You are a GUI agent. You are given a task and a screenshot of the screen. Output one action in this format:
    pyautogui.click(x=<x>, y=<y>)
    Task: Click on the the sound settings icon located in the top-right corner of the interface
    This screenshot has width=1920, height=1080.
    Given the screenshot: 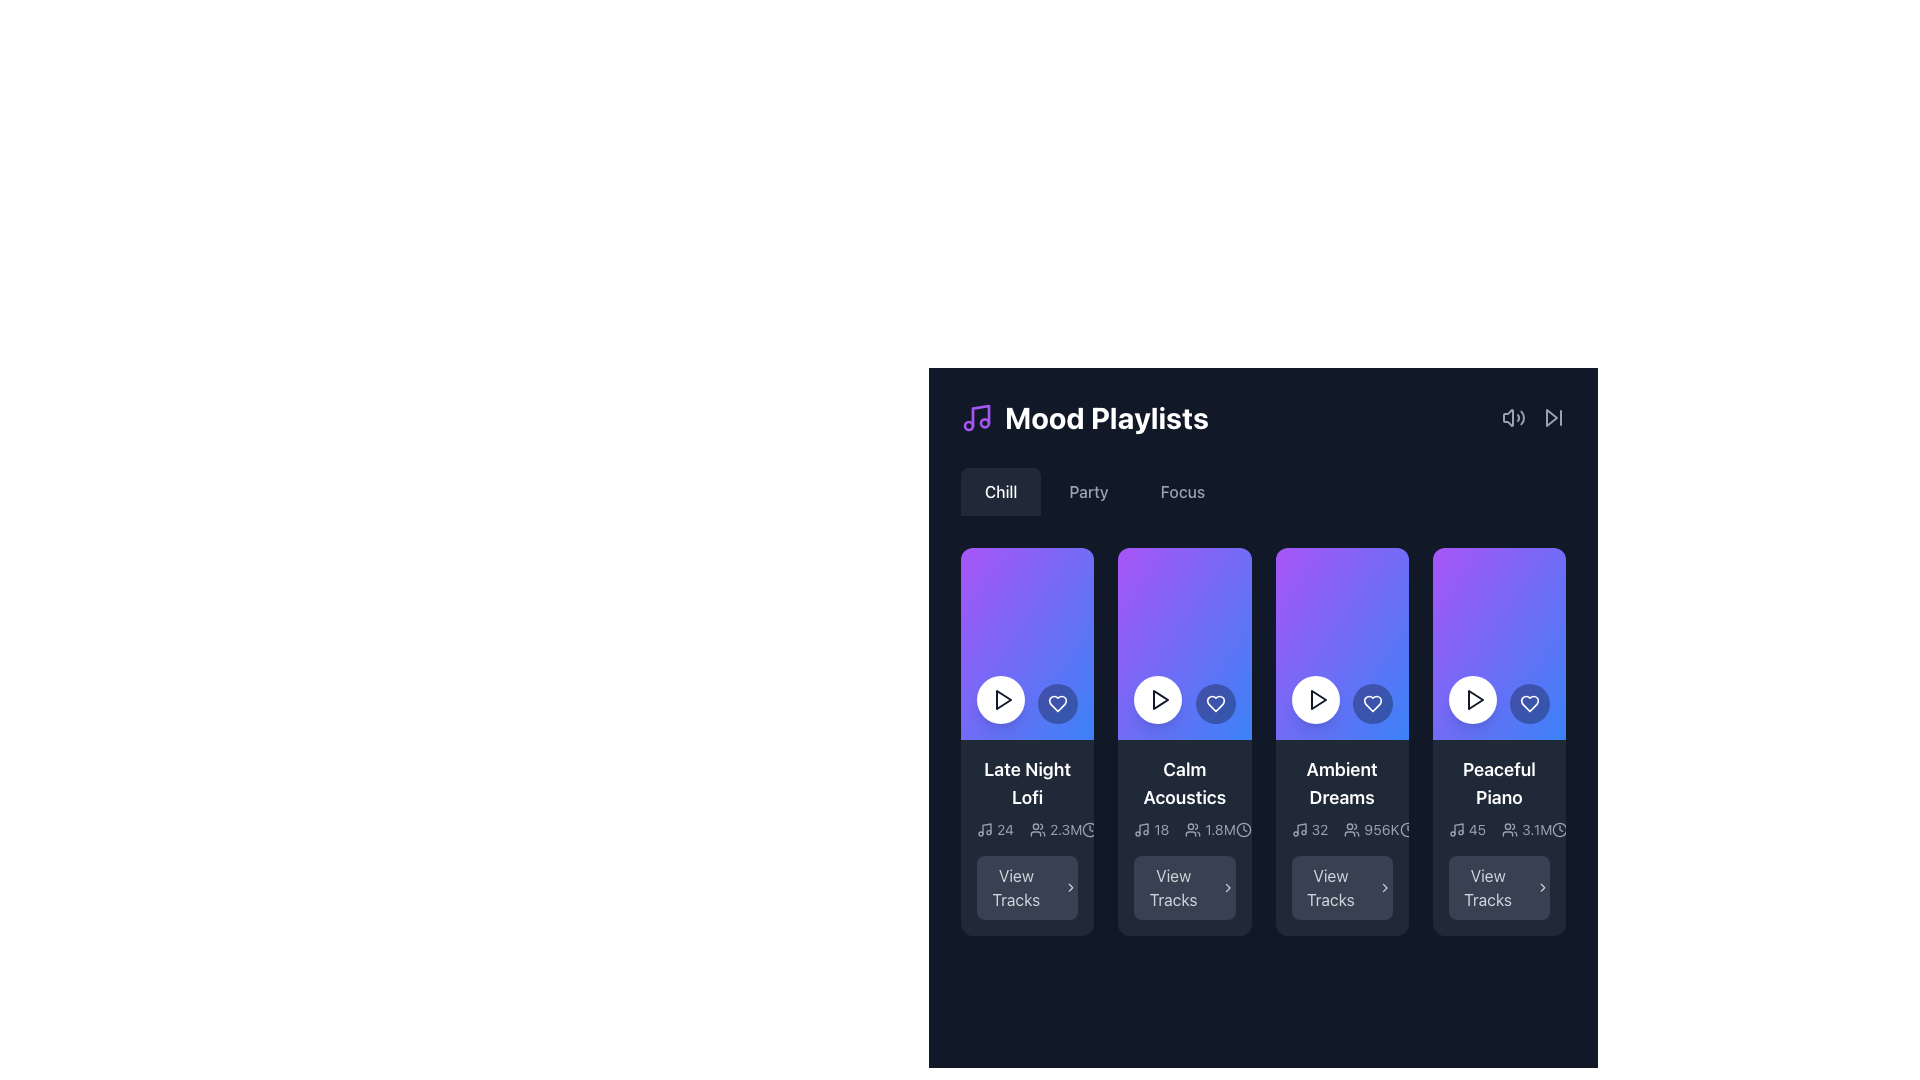 What is the action you would take?
    pyautogui.click(x=1513, y=416)
    